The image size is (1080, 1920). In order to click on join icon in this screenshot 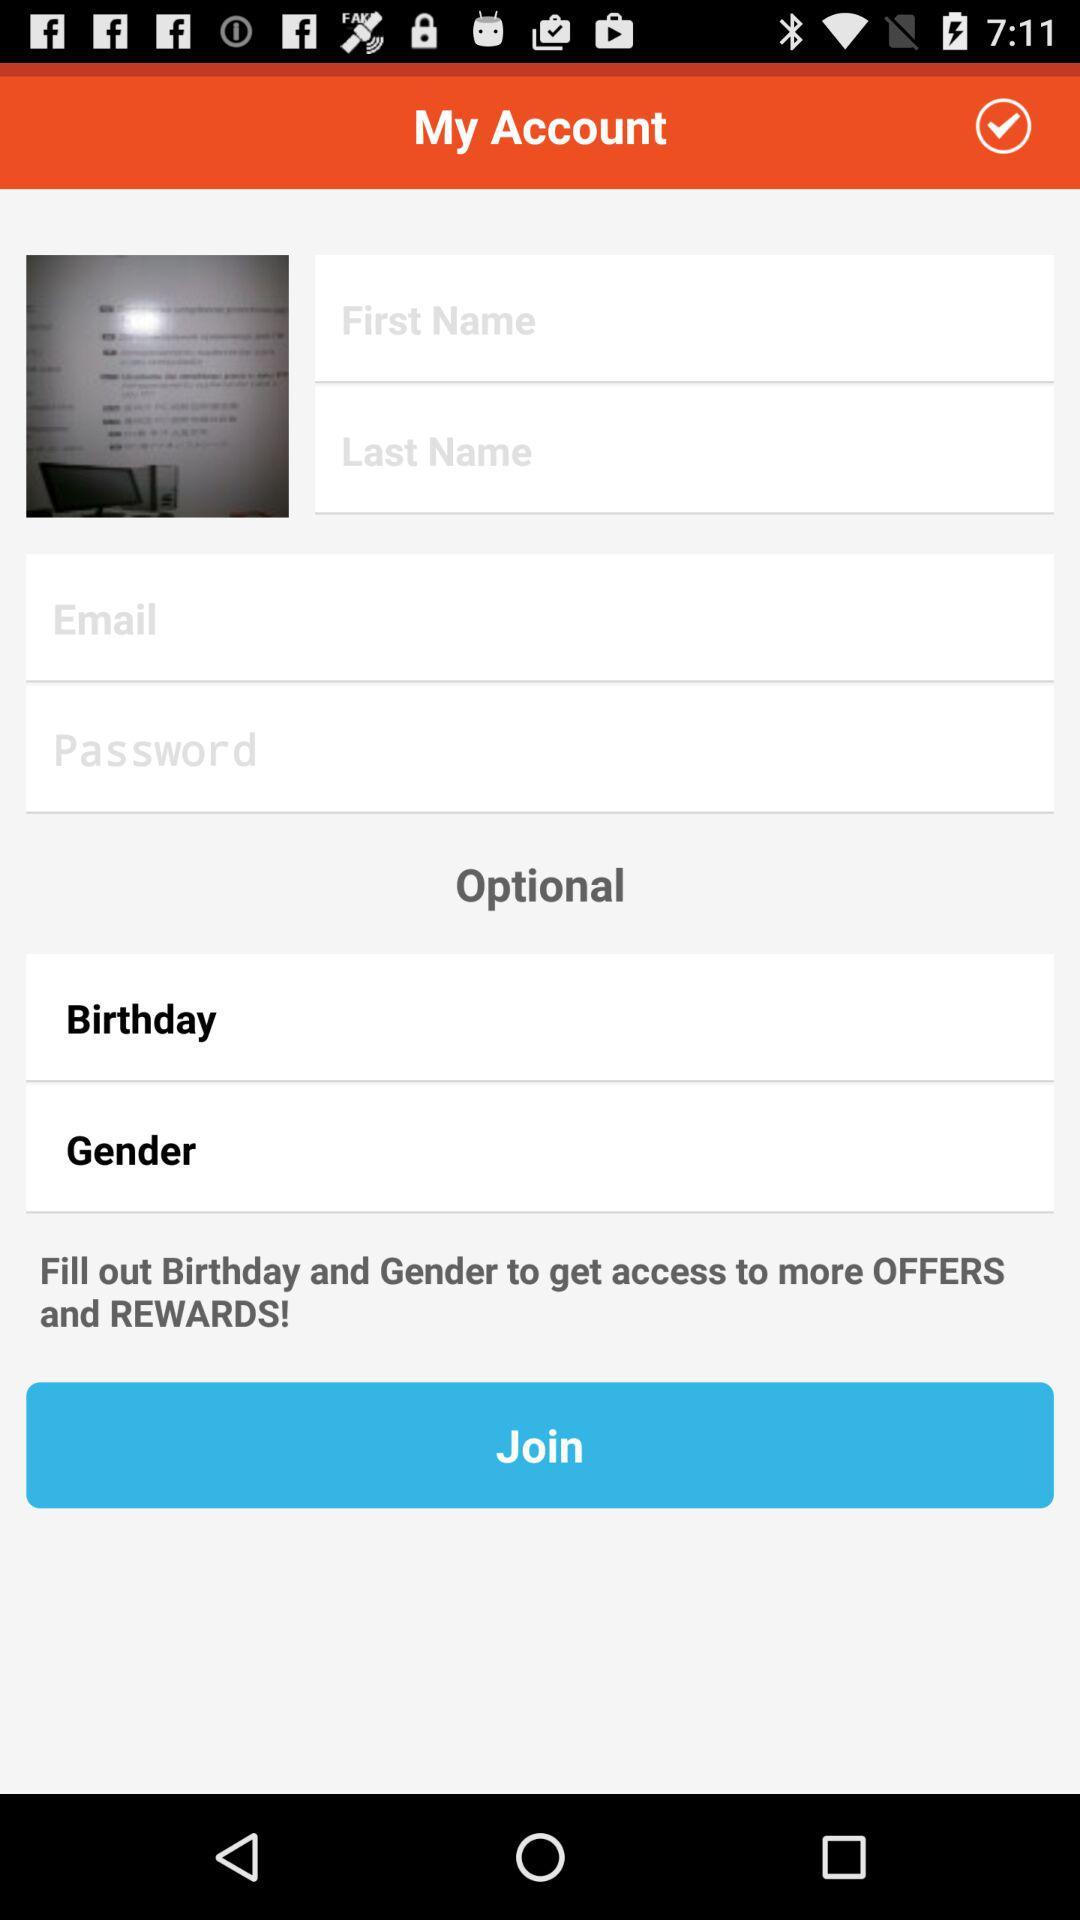, I will do `click(540, 1445)`.